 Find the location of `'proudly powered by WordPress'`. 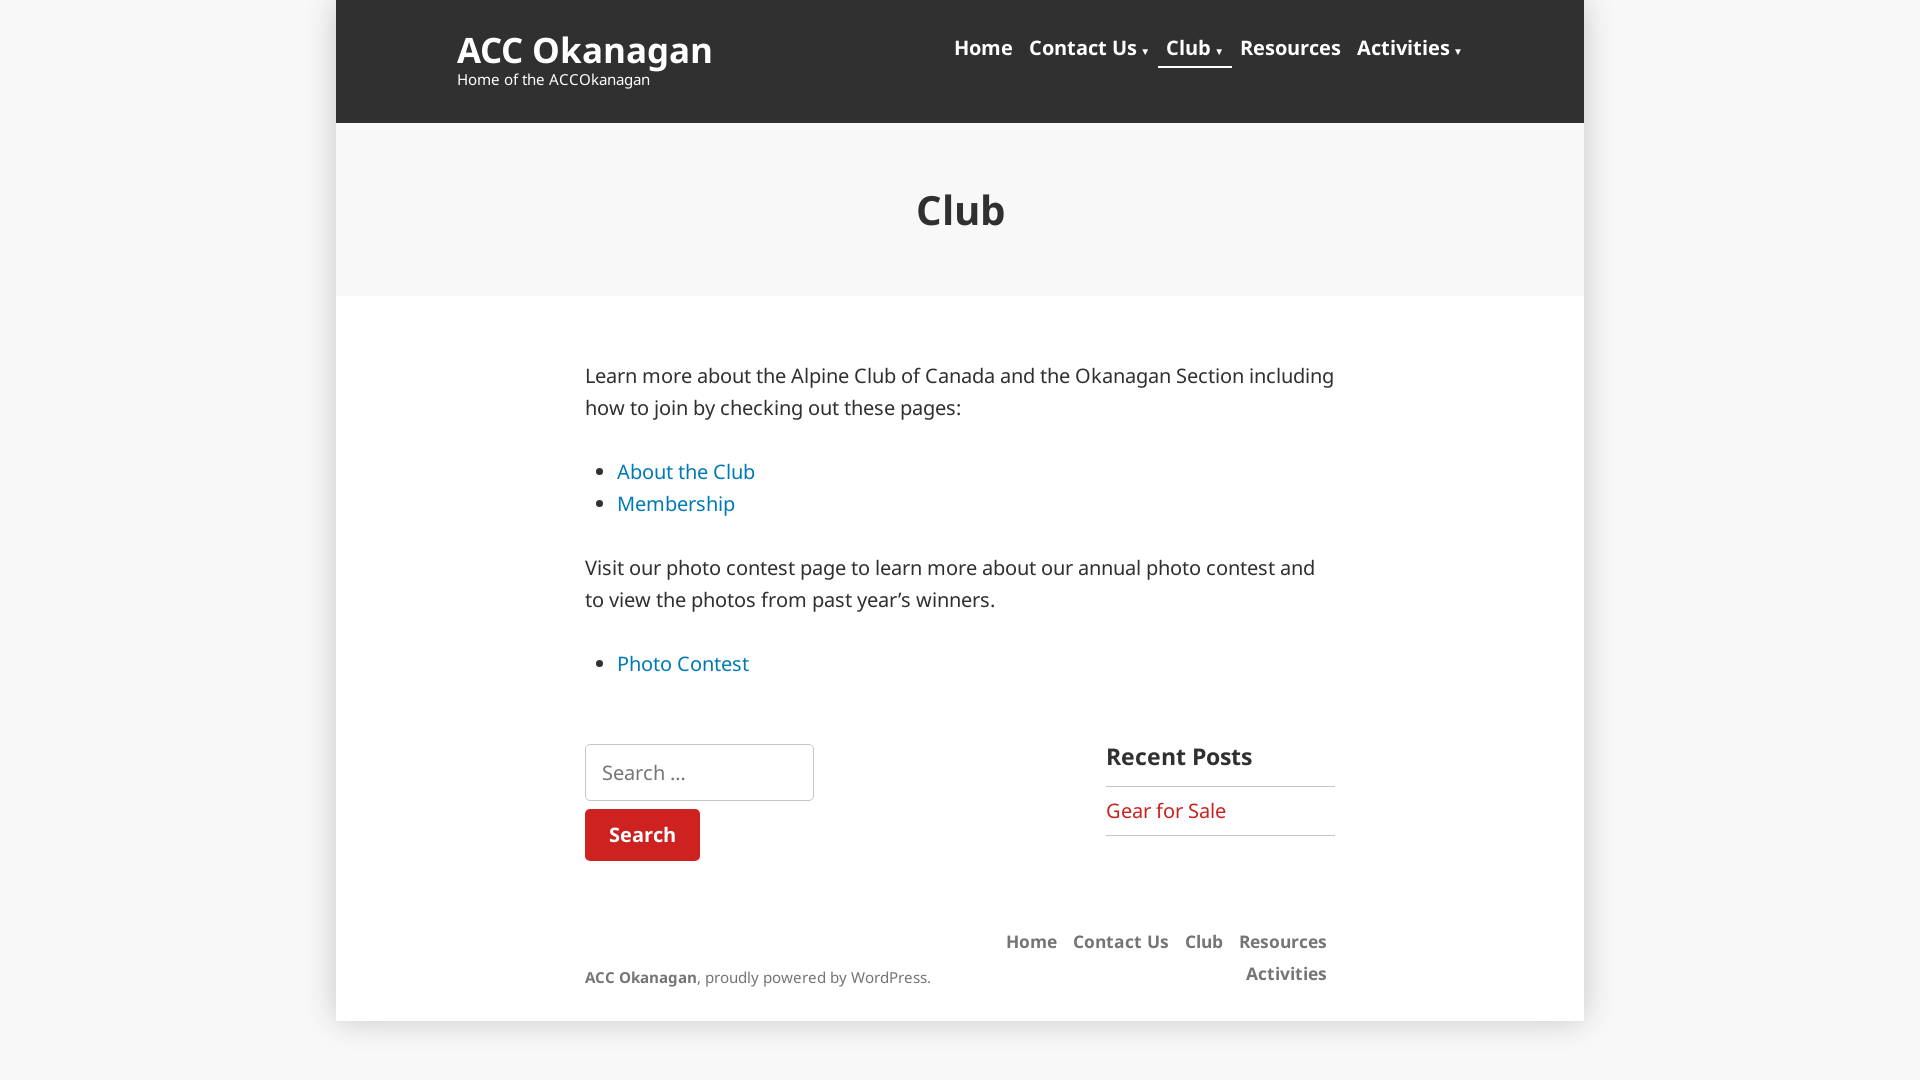

'proudly powered by WordPress' is located at coordinates (816, 975).